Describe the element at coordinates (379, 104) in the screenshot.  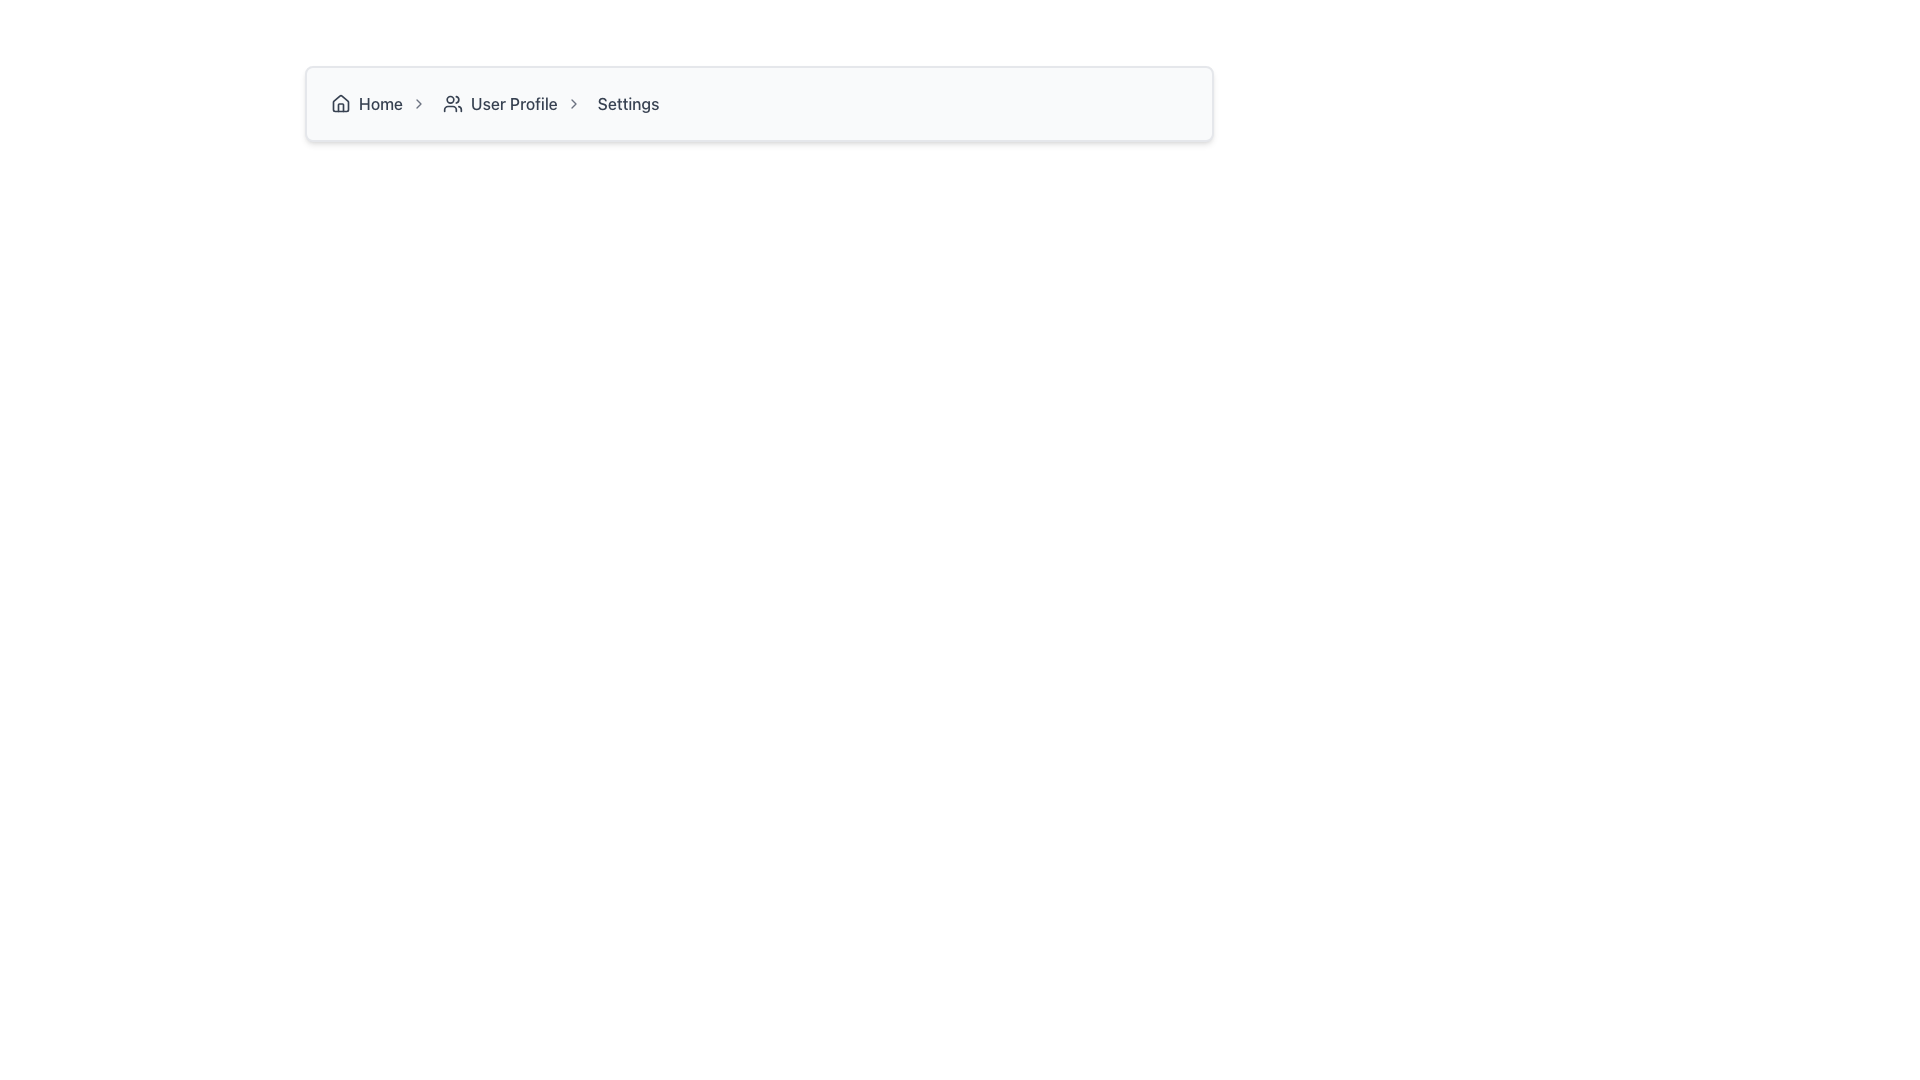
I see `the first breadcrumb navigation link to the main page` at that location.